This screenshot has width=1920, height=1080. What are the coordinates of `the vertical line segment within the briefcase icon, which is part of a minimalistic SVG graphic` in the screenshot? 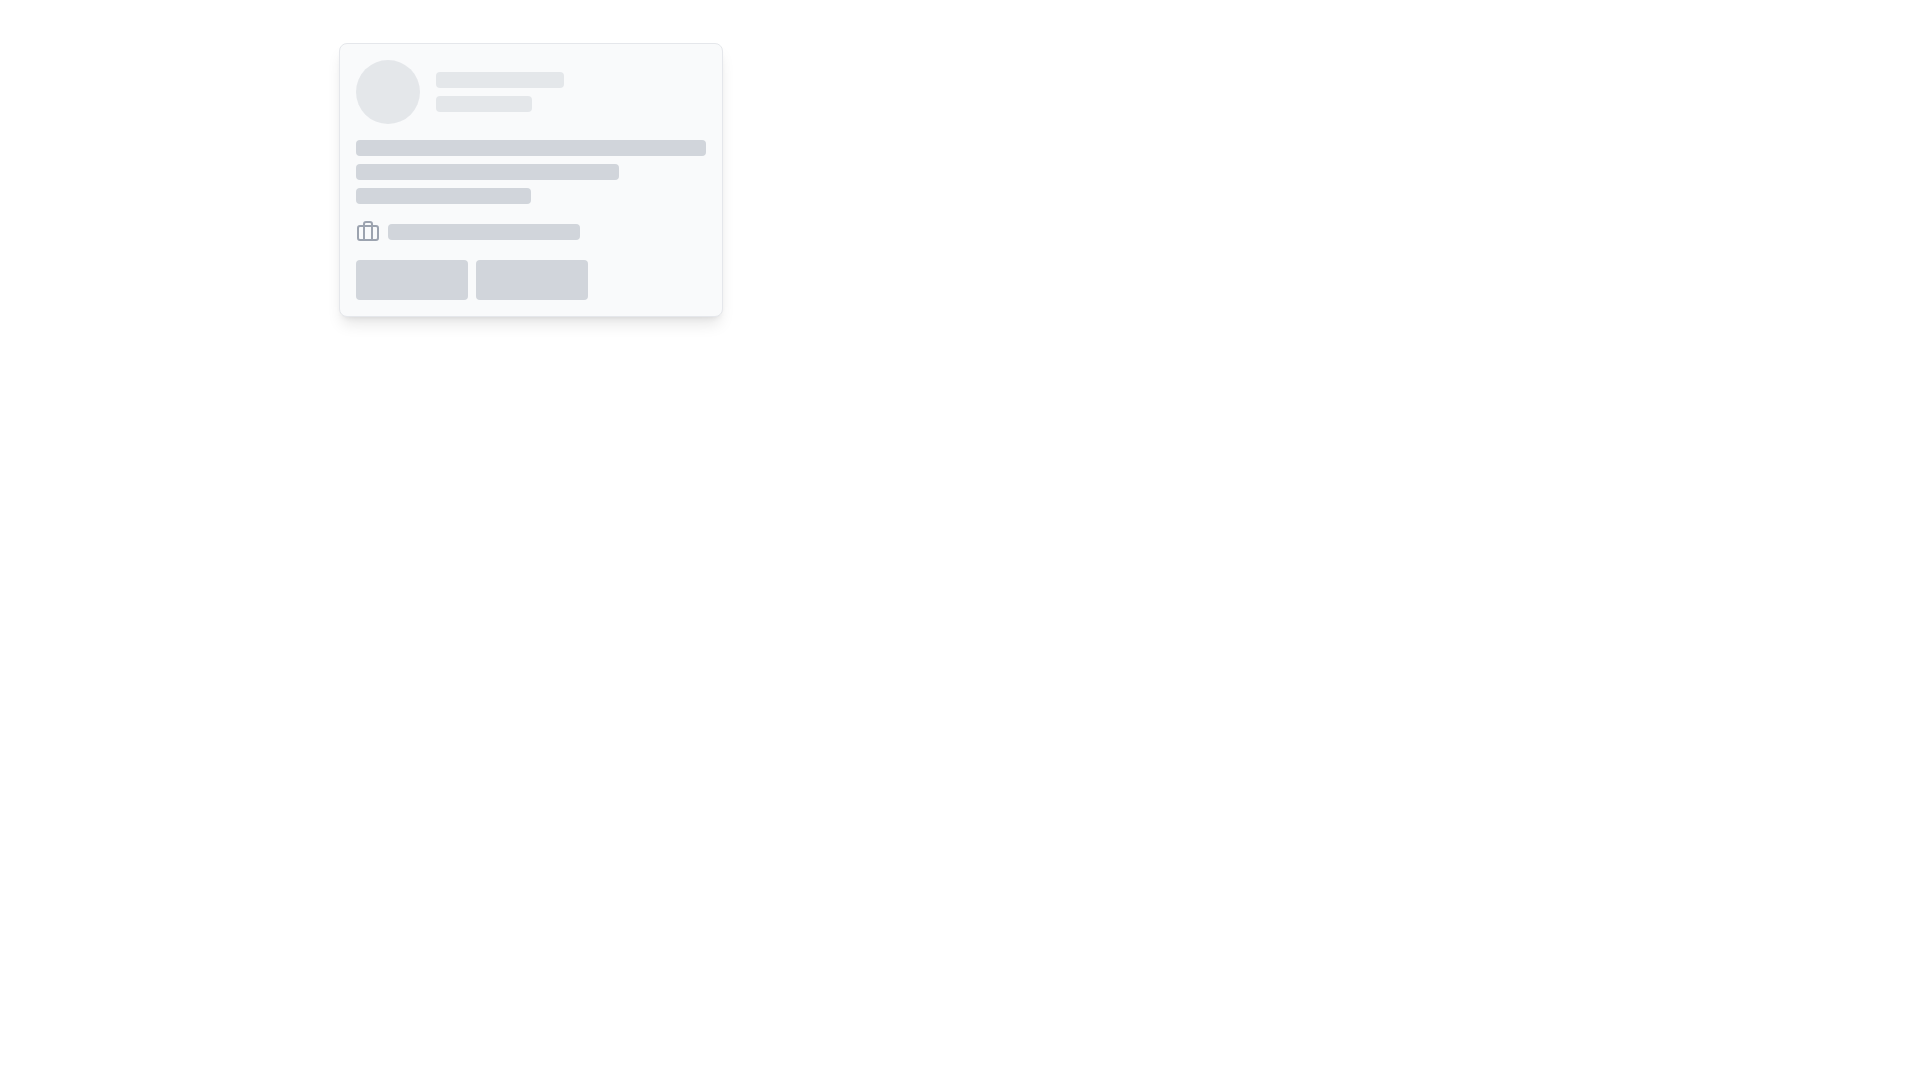 It's located at (368, 230).